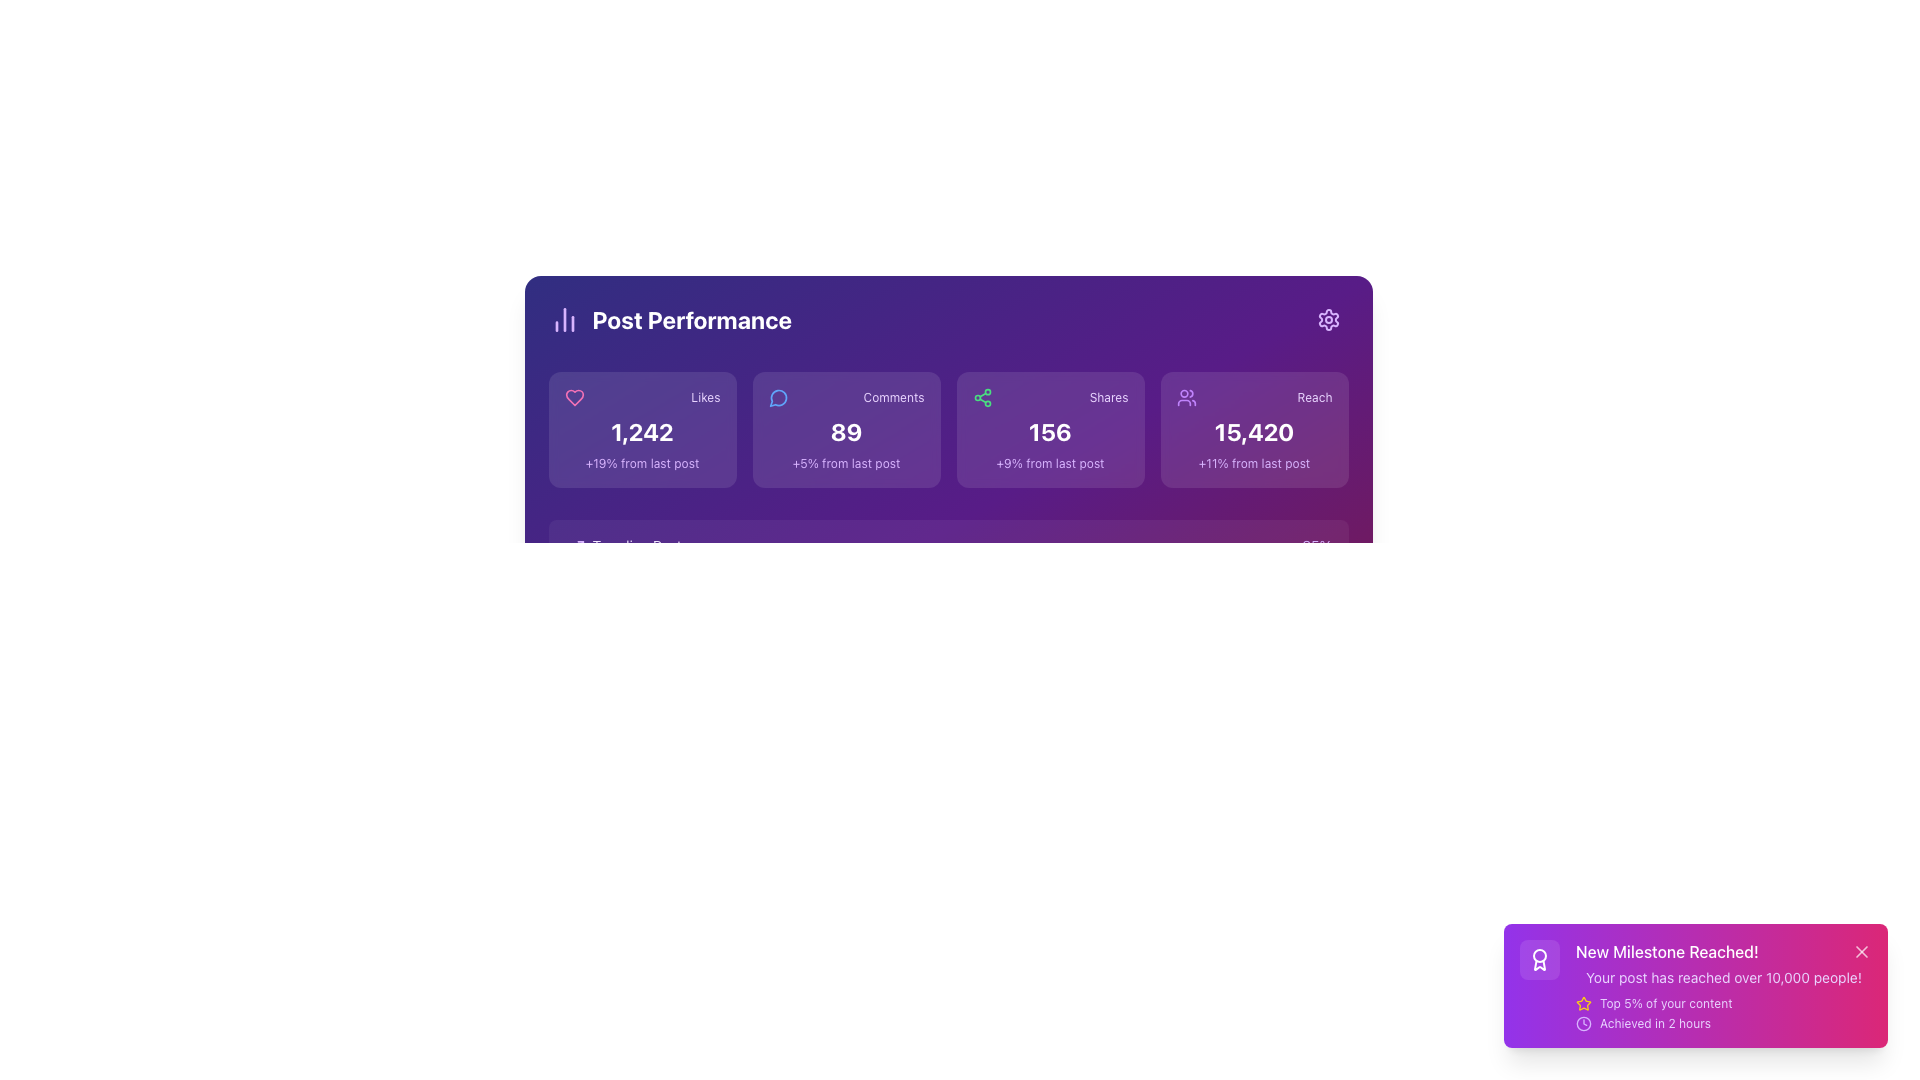 This screenshot has height=1080, width=1920. Describe the element at coordinates (692, 319) in the screenshot. I see `the 'Post Performance' header text label, which serves as a title for the section below and indicates the context of the information` at that location.